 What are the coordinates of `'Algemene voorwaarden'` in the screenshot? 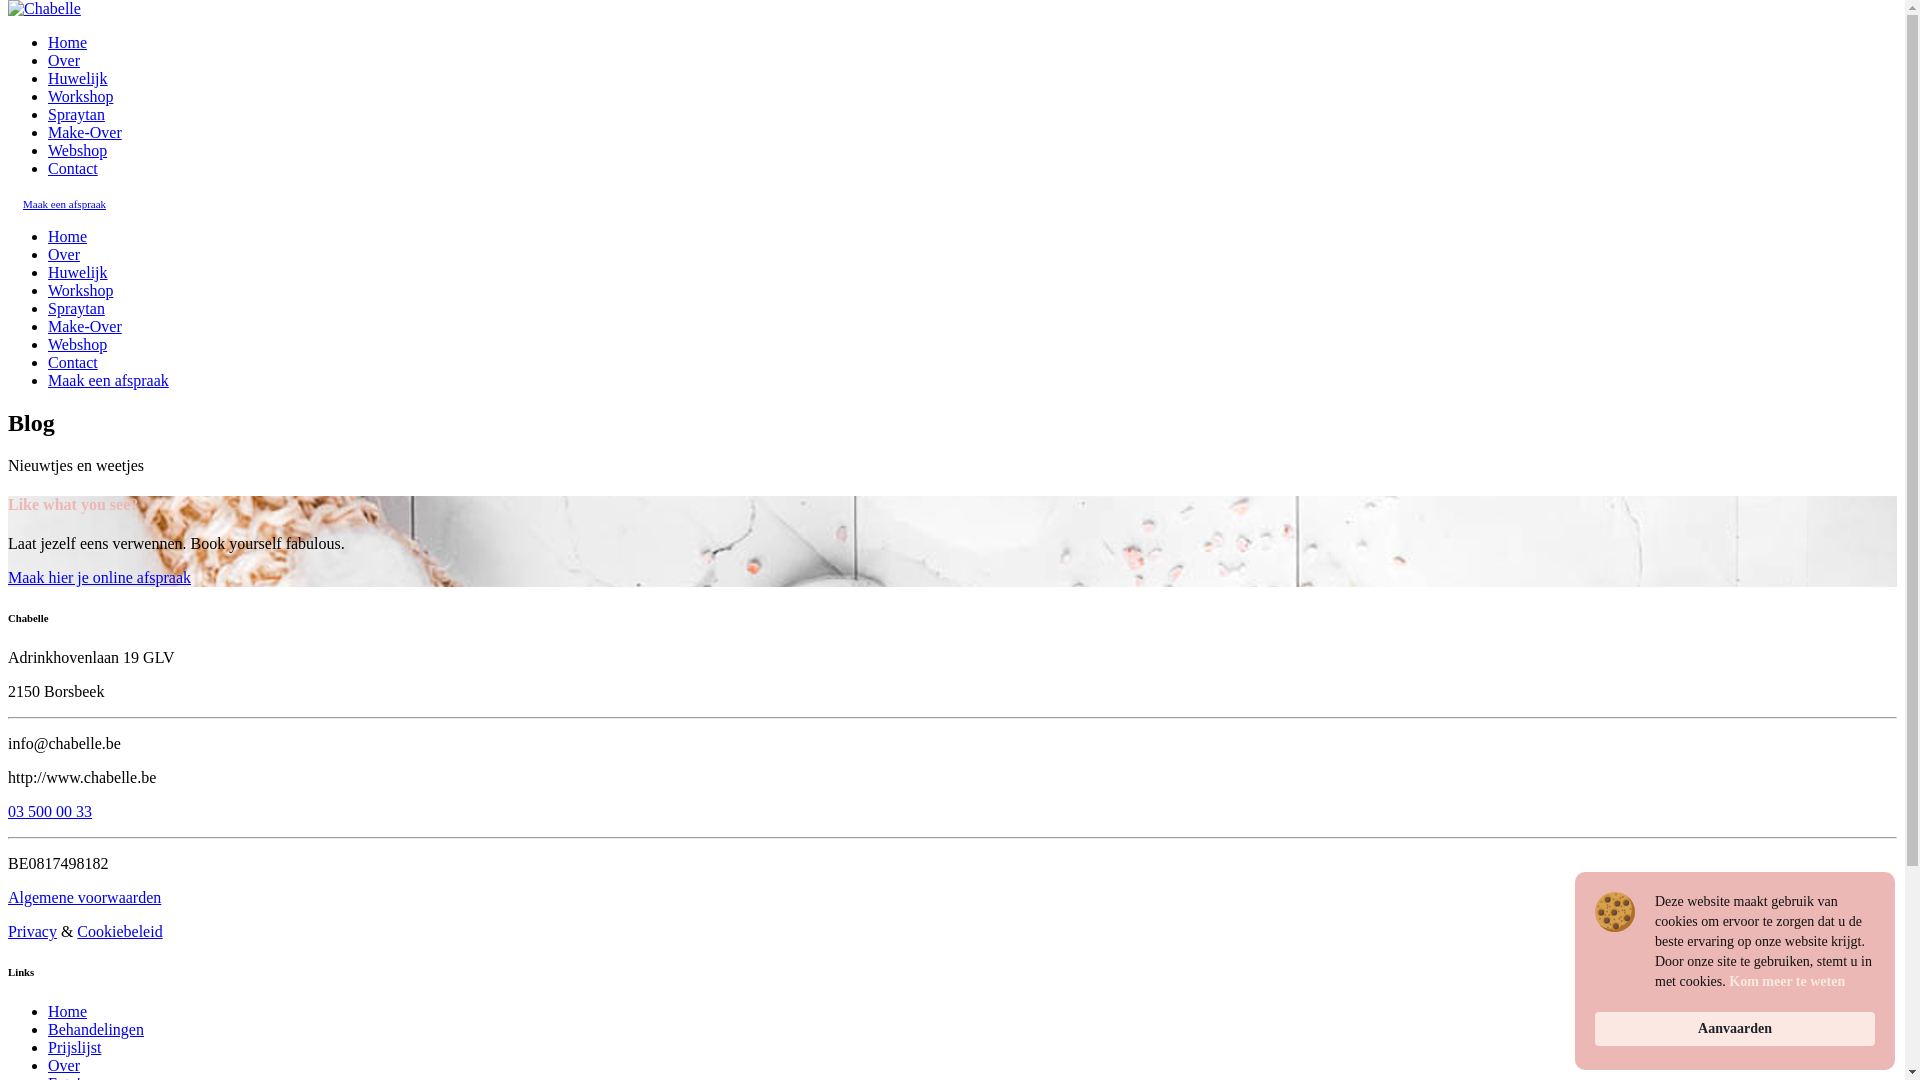 It's located at (83, 896).